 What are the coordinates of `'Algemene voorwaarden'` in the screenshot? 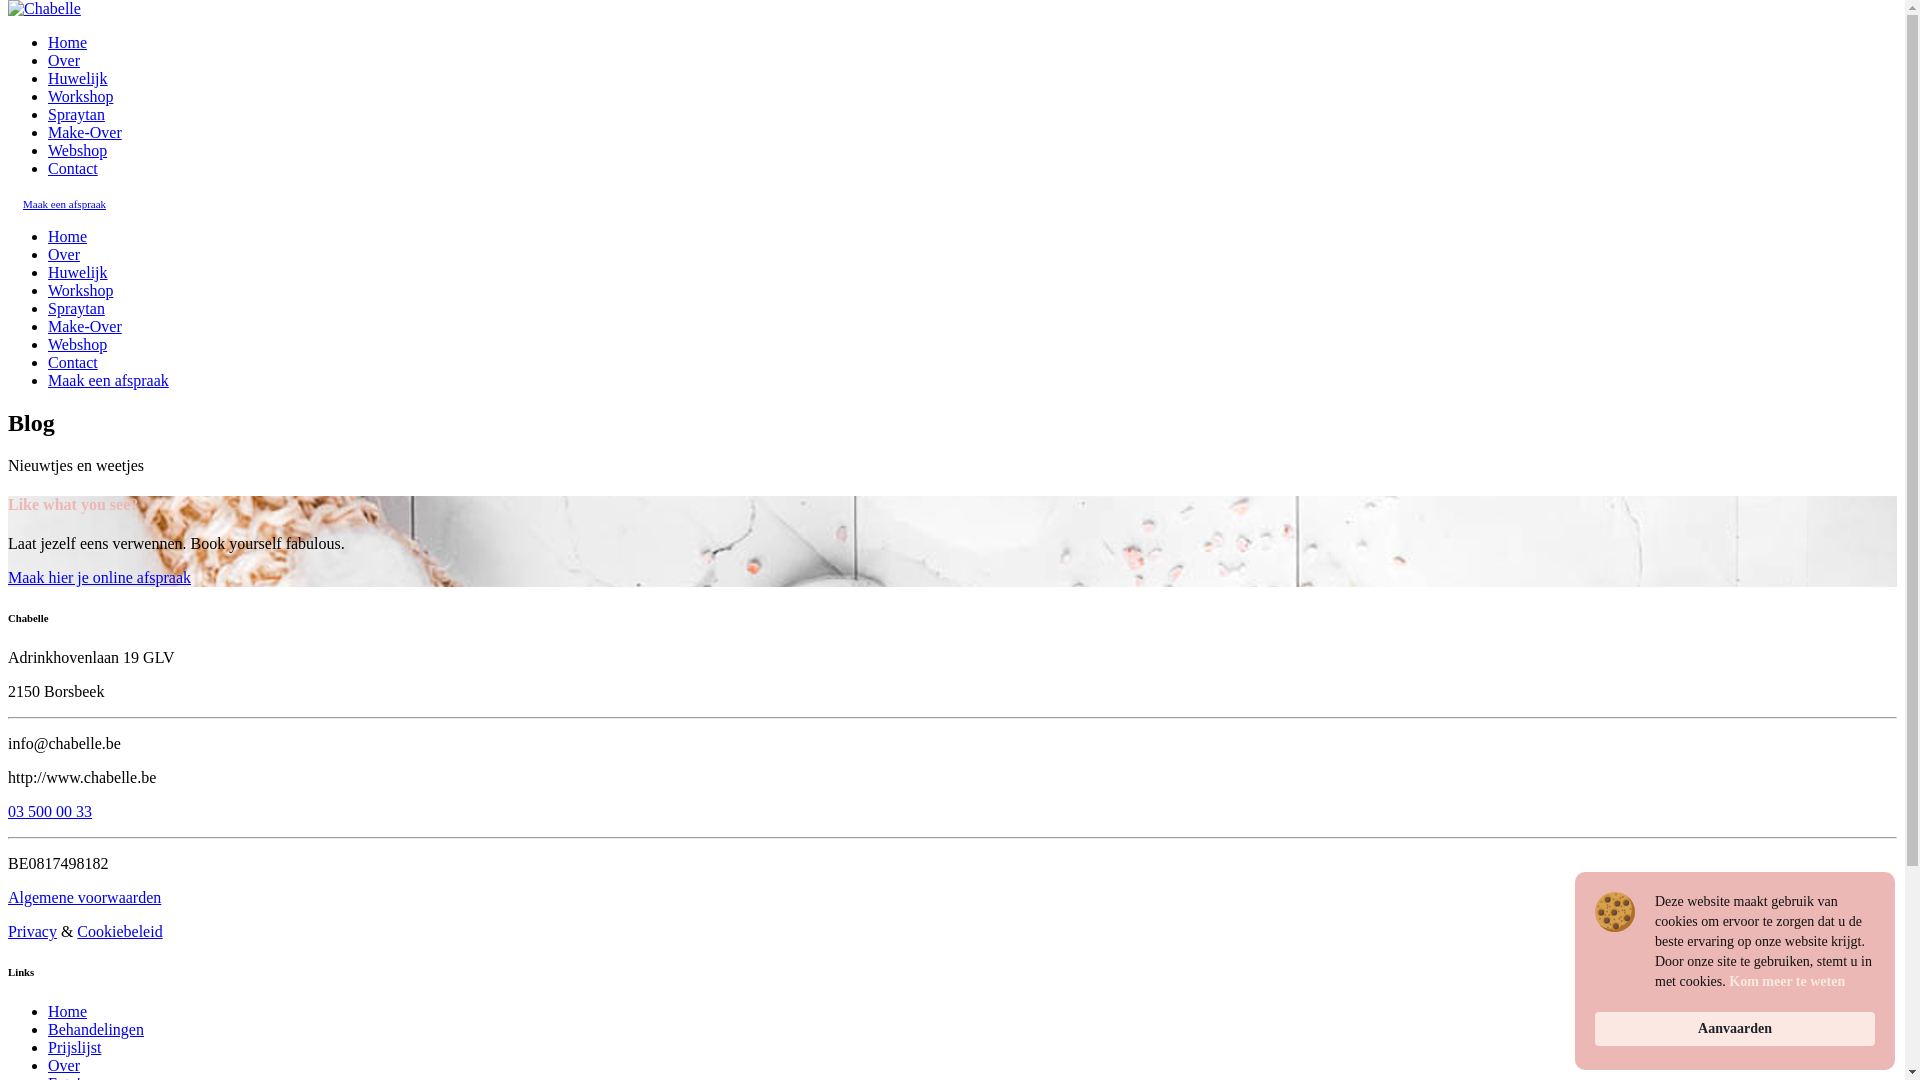 It's located at (83, 896).